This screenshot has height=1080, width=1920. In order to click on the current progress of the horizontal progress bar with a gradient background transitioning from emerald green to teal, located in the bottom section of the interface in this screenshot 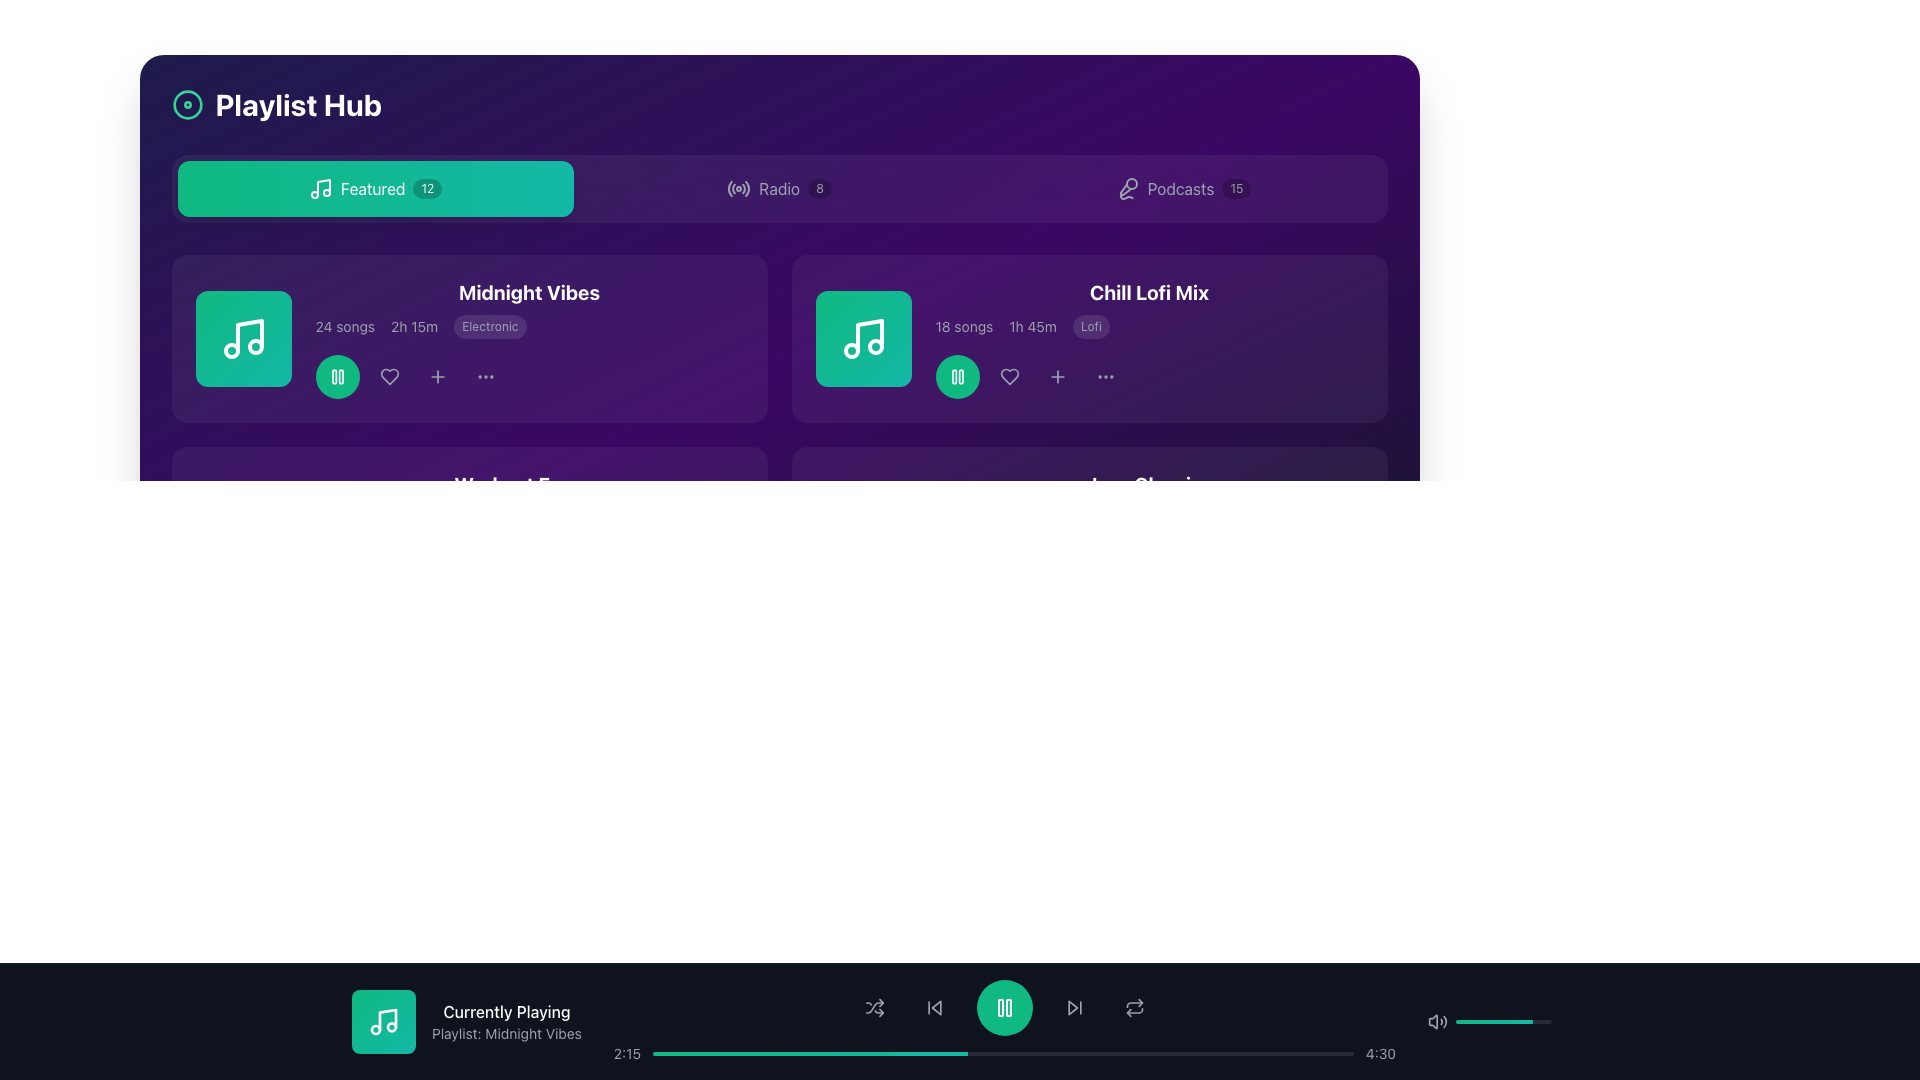, I will do `click(810, 1052)`.